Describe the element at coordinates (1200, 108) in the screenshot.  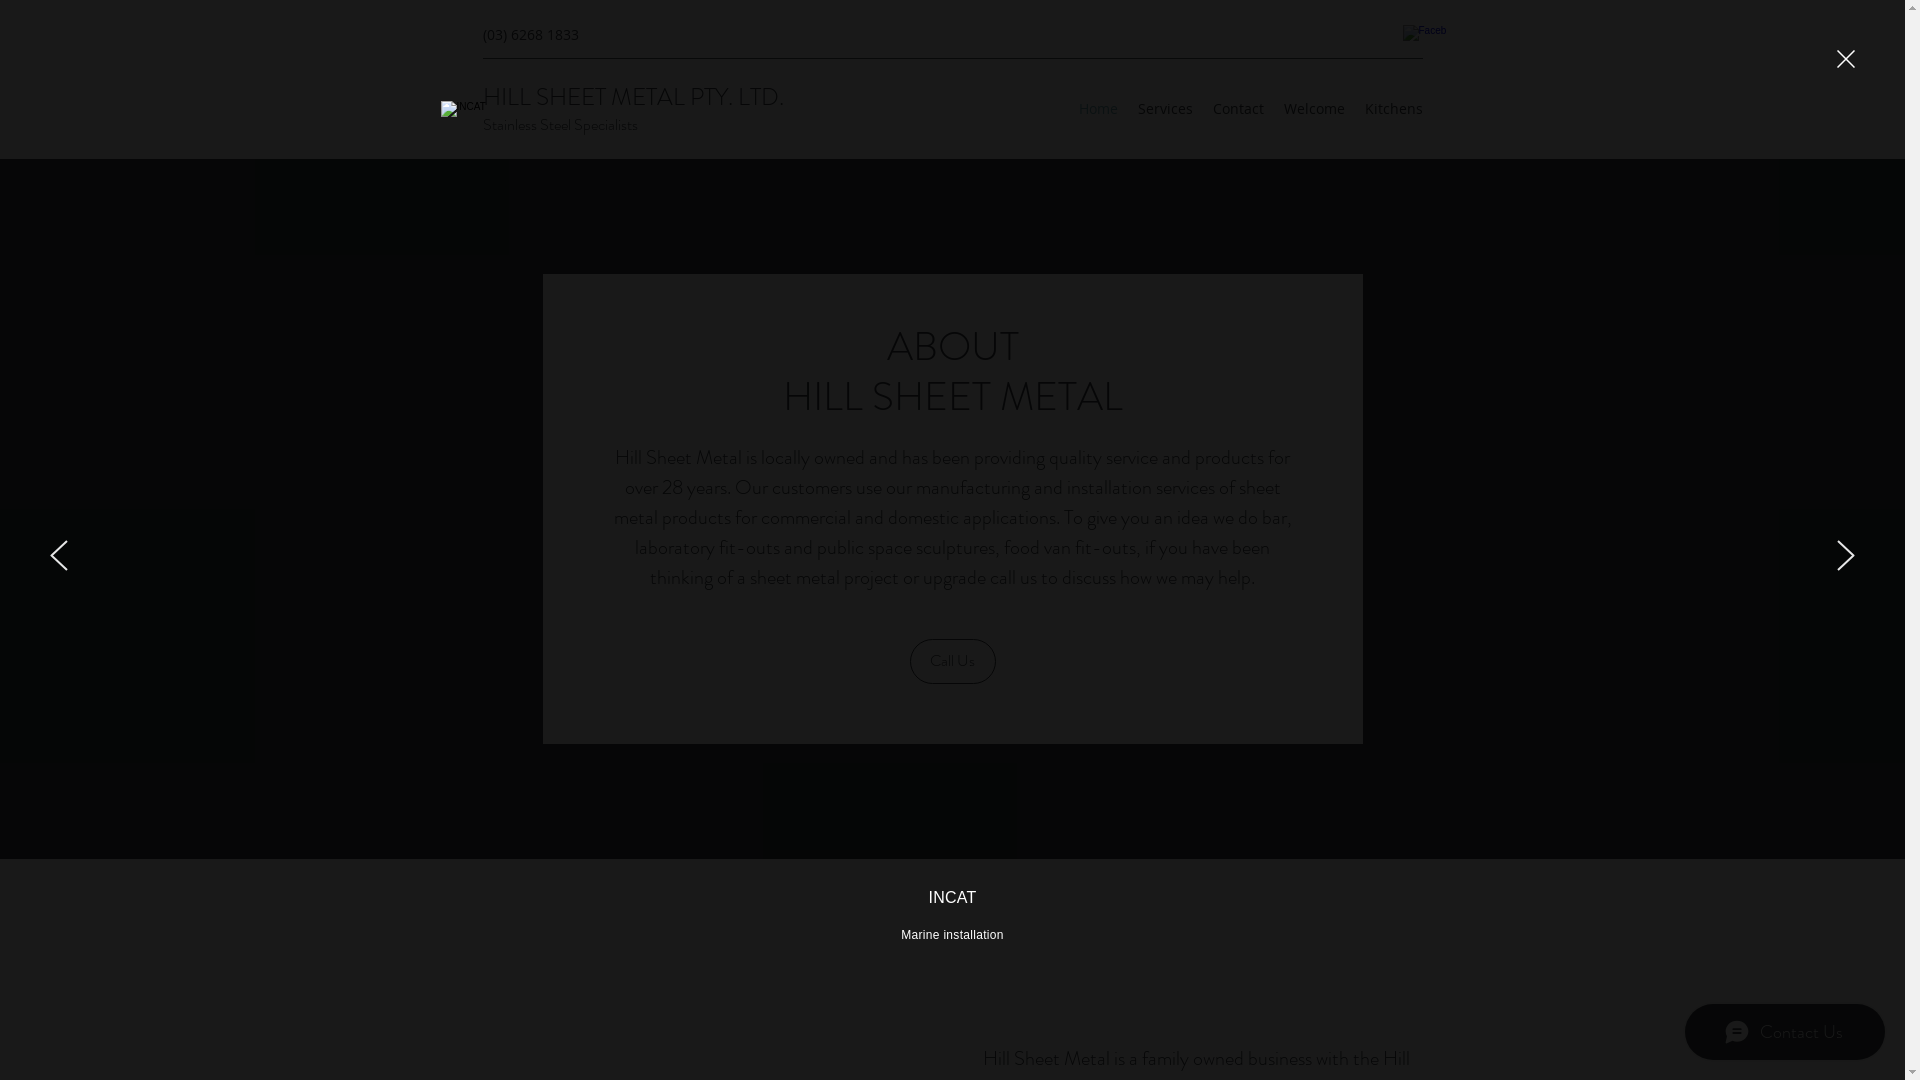
I see `'Contact'` at that location.